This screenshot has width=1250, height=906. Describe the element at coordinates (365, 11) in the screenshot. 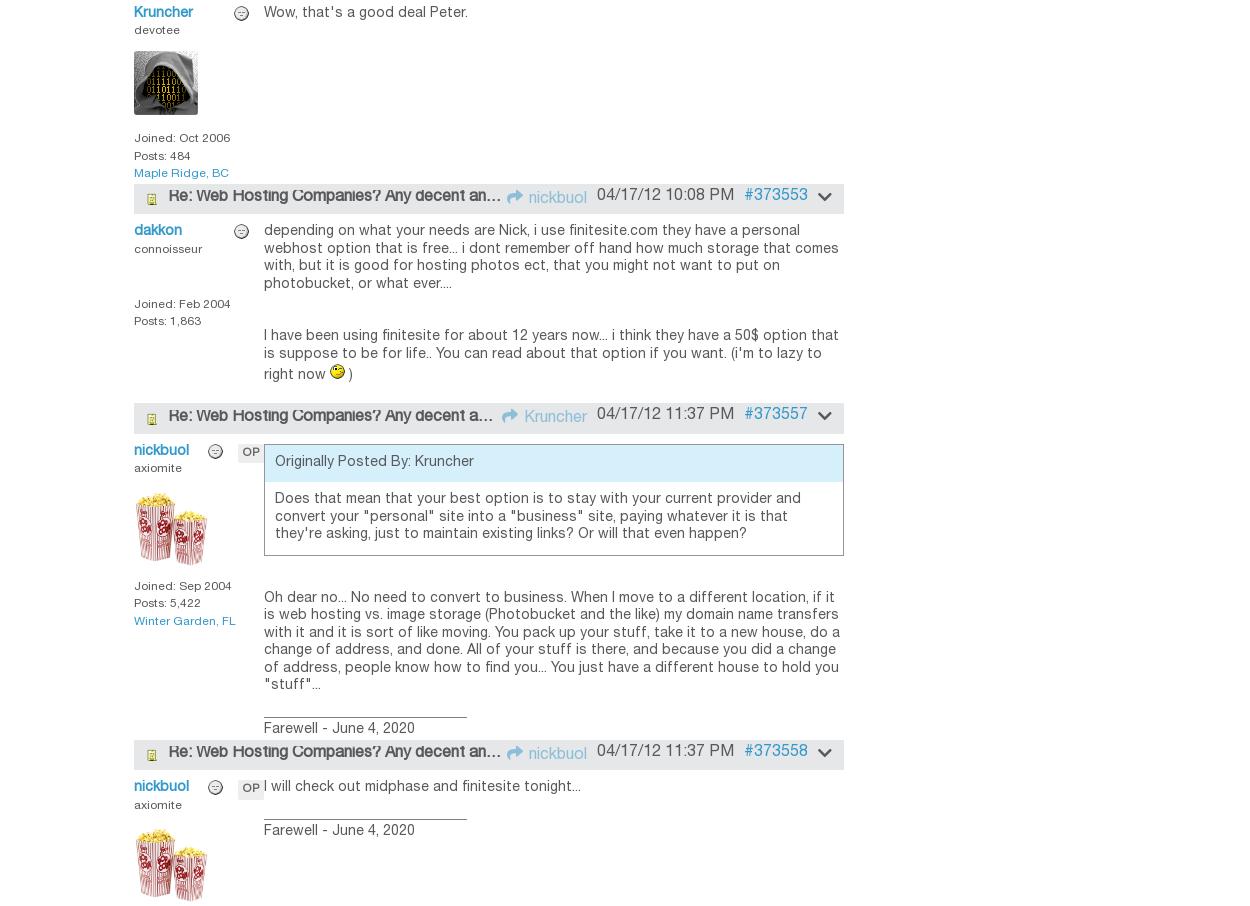

I see `'Wow, that's a good deal Peter.'` at that location.